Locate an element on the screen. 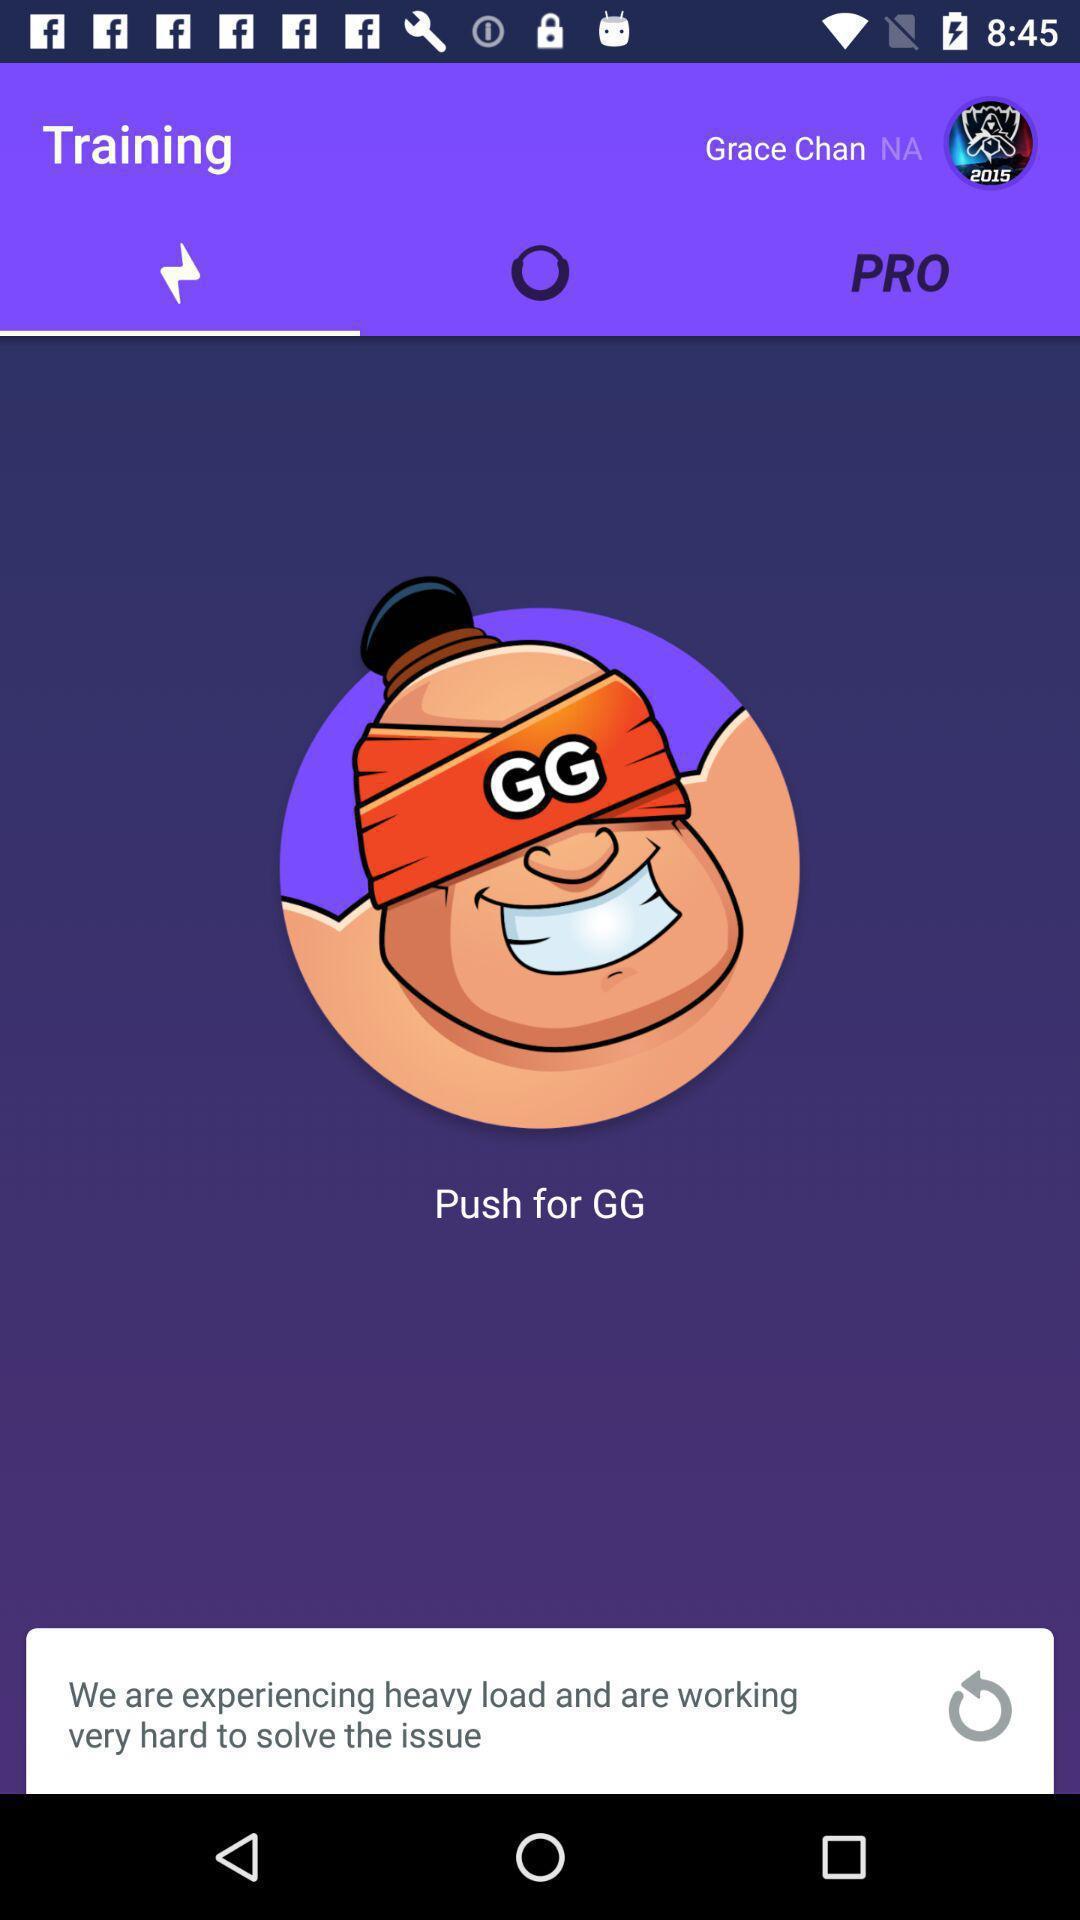  the icon below push for gg item is located at coordinates (979, 1704).